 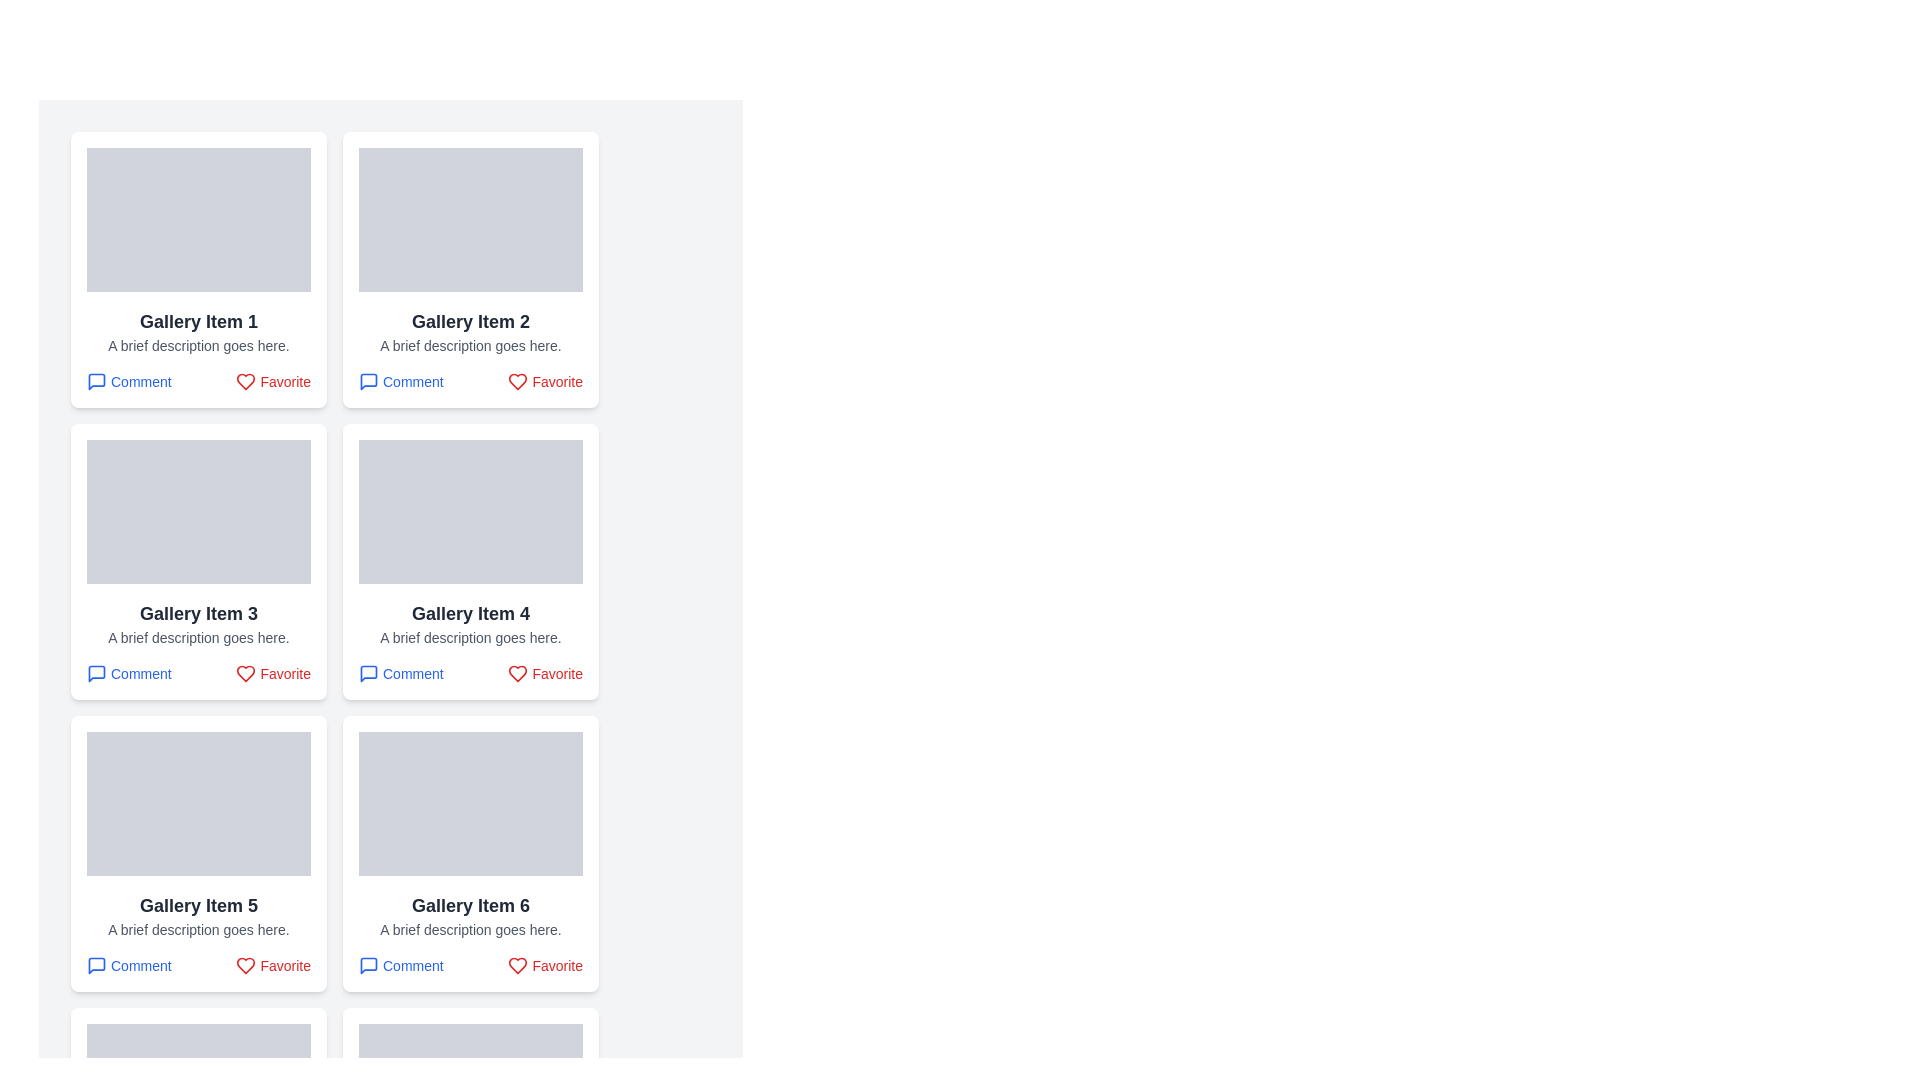 What do you see at coordinates (95, 381) in the screenshot?
I see `the comment interaction icon located to the left of the 'Comment' text label within the Gallery Item 1 card` at bounding box center [95, 381].